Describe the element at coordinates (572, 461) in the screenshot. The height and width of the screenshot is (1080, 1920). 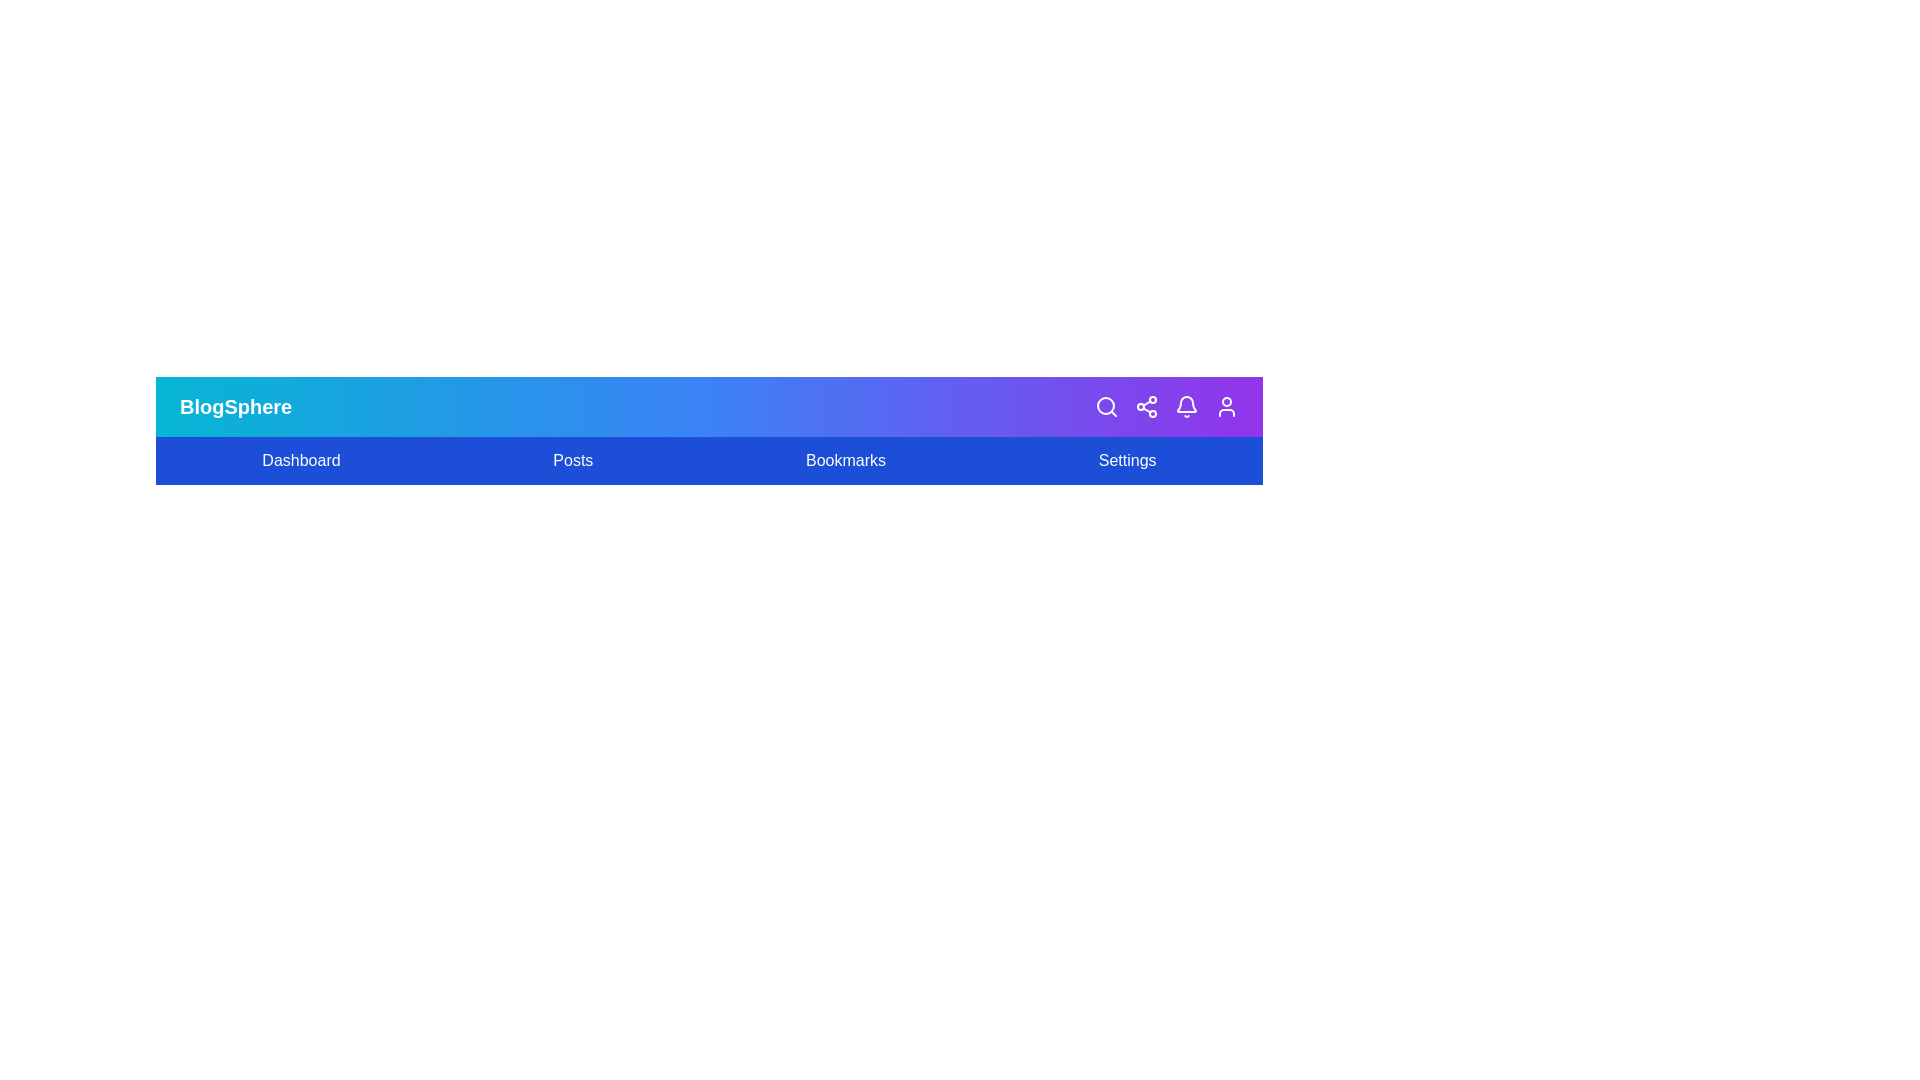
I see `the 'Posts' menu item to navigate to the posts section` at that location.